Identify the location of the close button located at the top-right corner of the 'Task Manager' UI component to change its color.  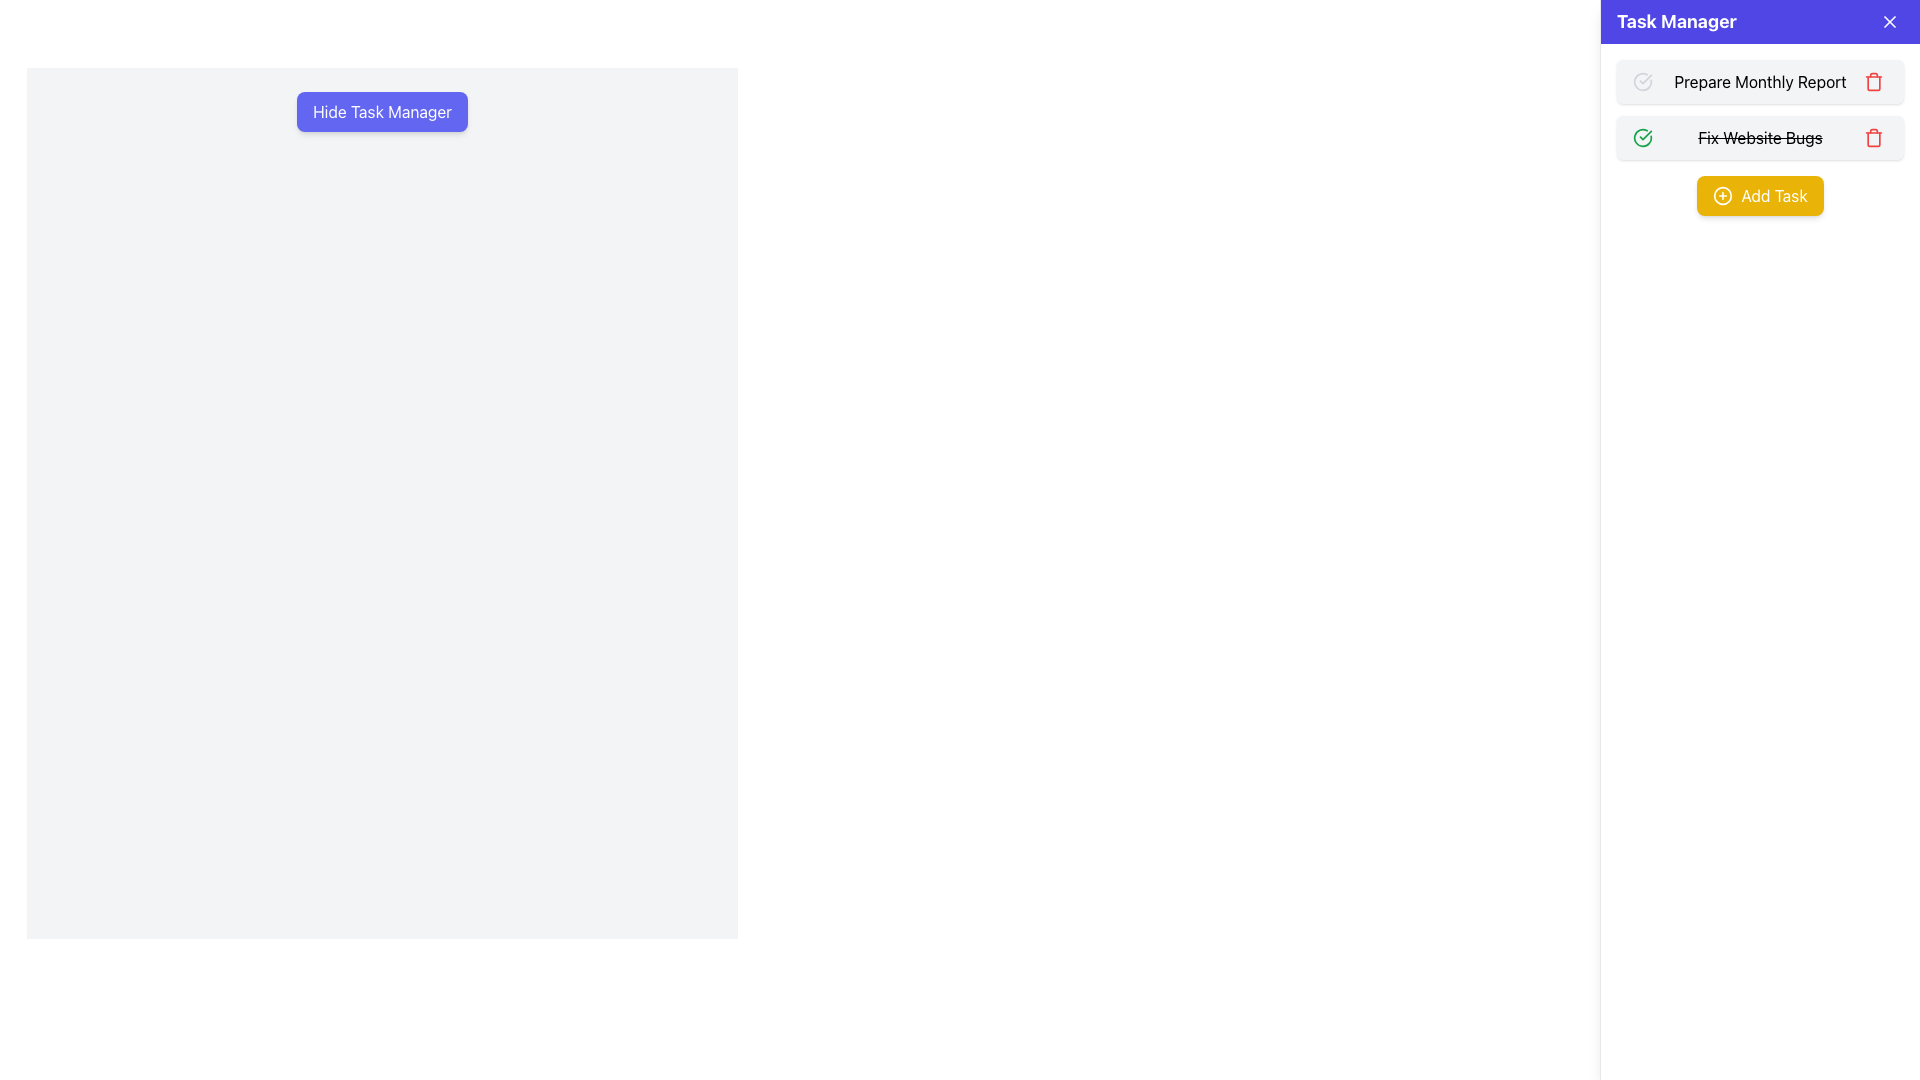
(1889, 22).